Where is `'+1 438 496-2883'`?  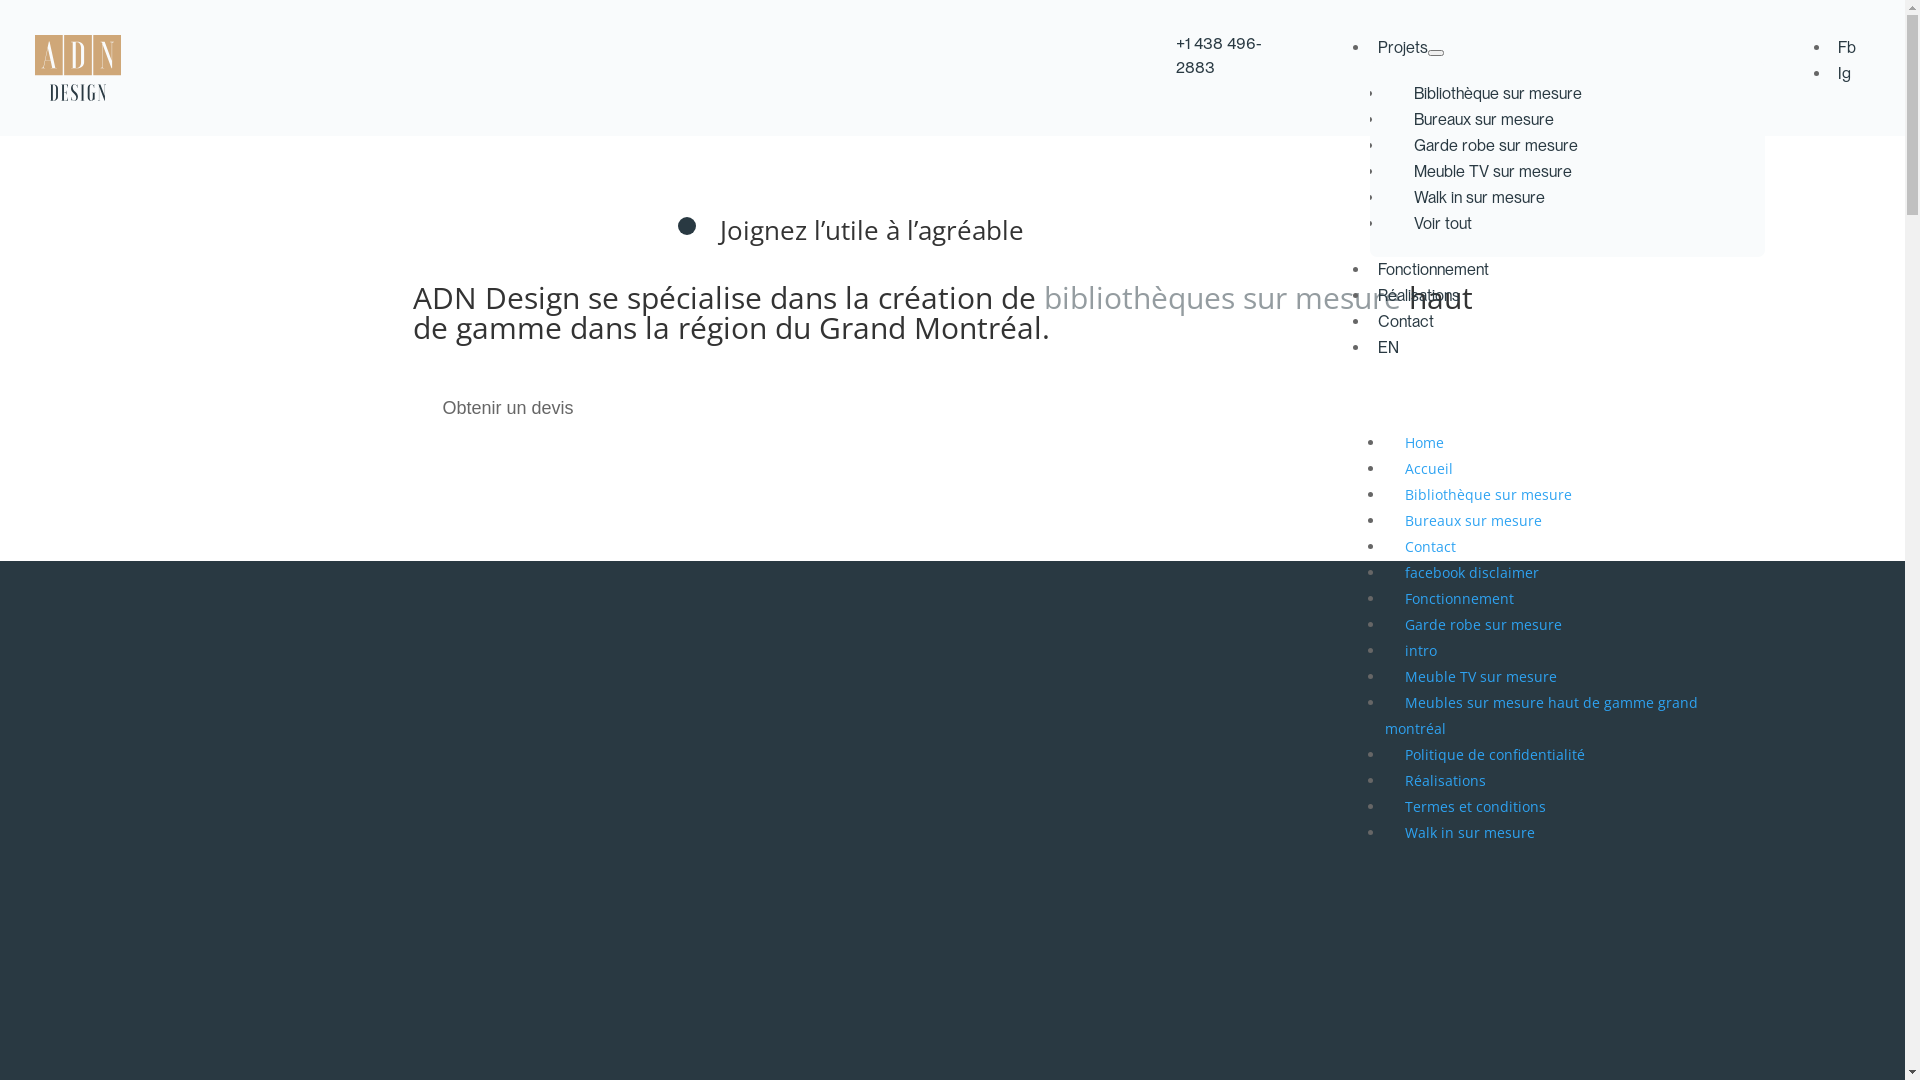
'+1 438 496-2883' is located at coordinates (1218, 54).